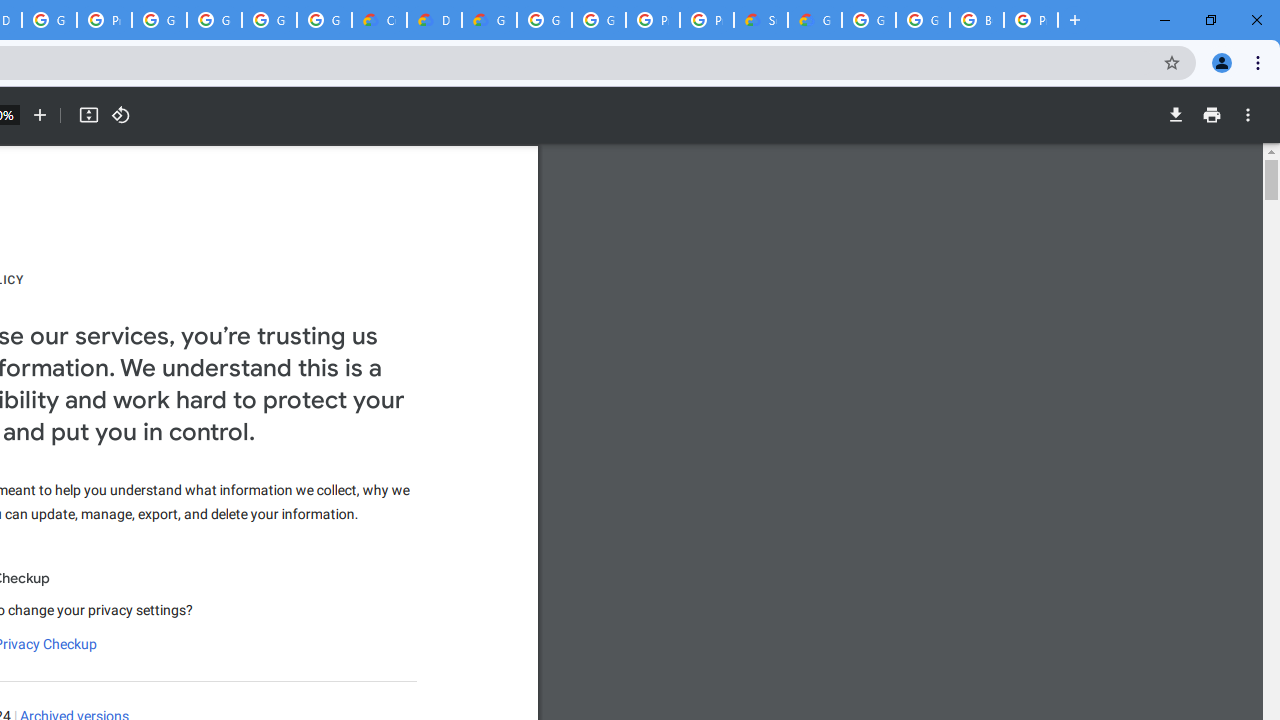 This screenshot has height=720, width=1280. What do you see at coordinates (1175, 115) in the screenshot?
I see `'Download'` at bounding box center [1175, 115].